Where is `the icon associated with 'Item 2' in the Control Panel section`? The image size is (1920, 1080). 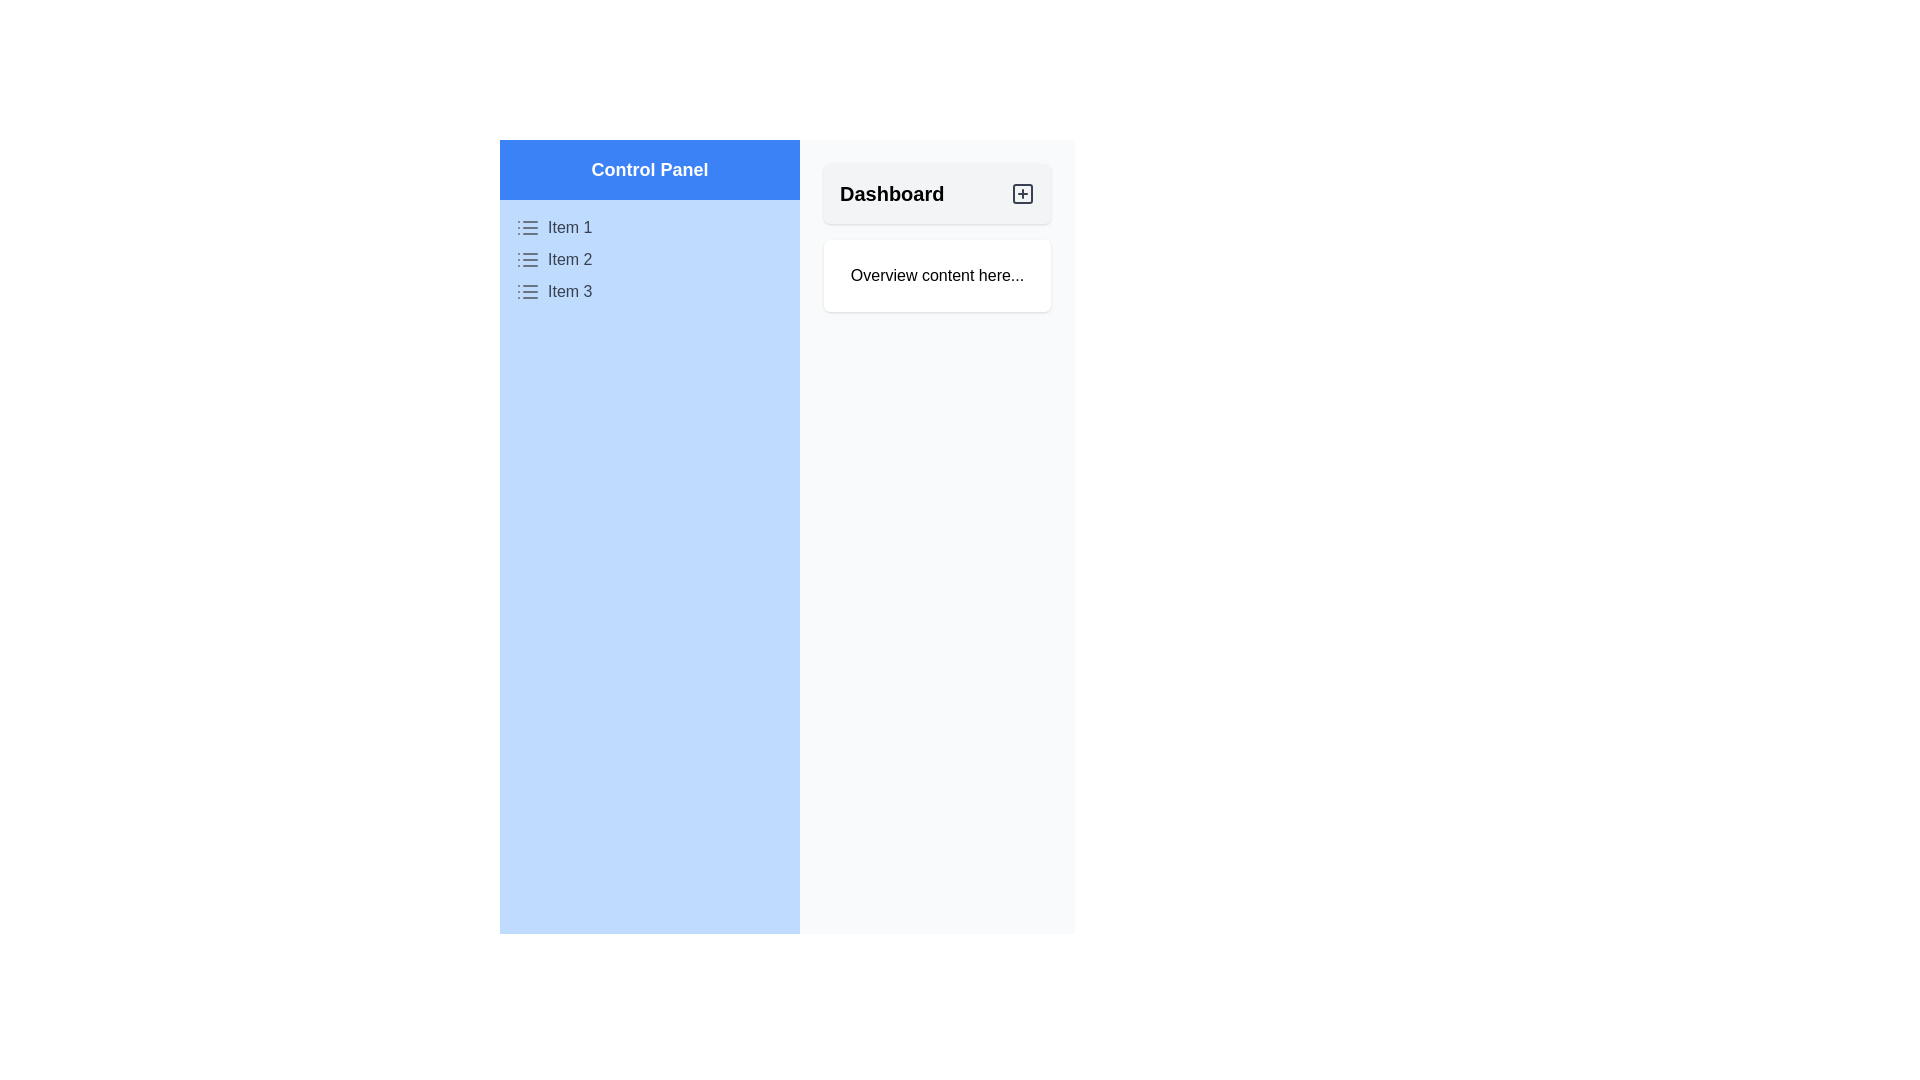
the icon associated with 'Item 2' in the Control Panel section is located at coordinates (528, 258).